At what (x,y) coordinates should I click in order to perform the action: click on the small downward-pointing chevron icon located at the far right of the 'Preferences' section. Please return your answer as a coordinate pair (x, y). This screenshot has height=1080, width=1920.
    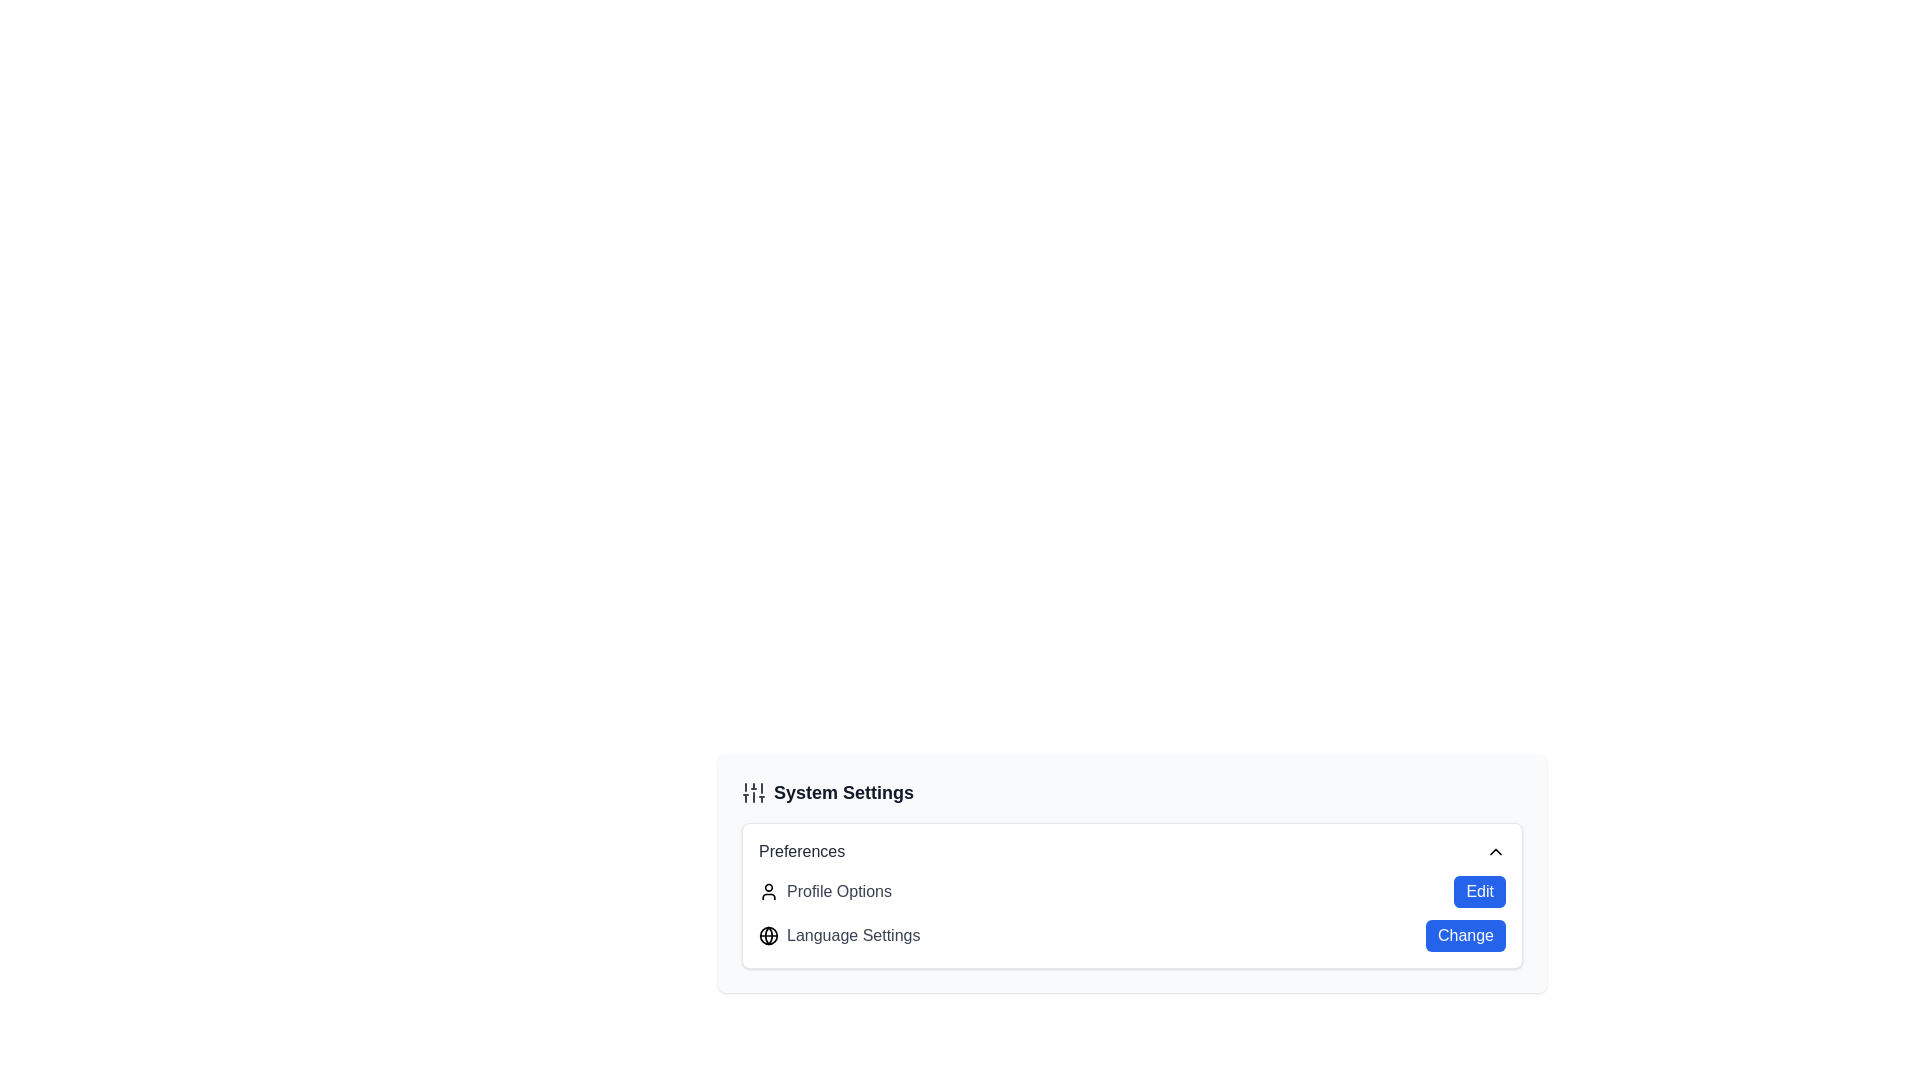
    Looking at the image, I should click on (1496, 852).